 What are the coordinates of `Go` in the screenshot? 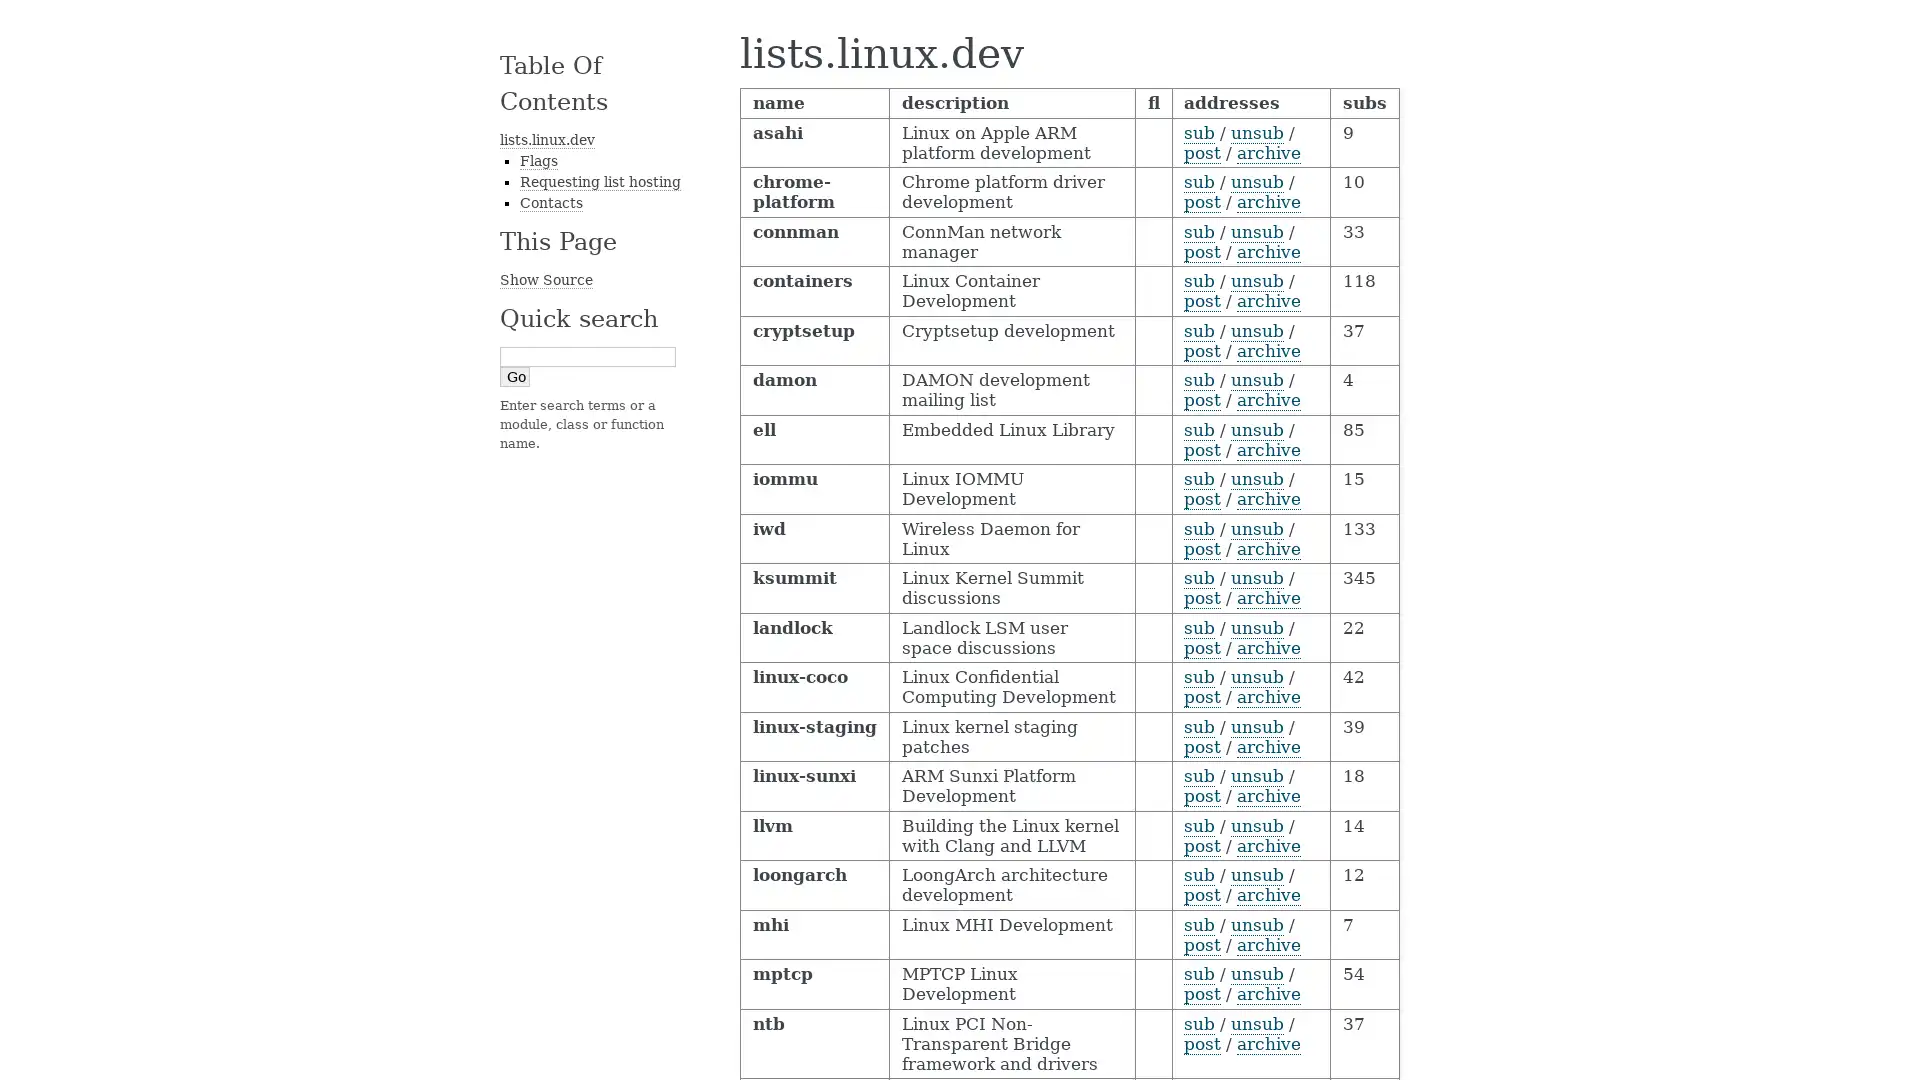 It's located at (514, 377).